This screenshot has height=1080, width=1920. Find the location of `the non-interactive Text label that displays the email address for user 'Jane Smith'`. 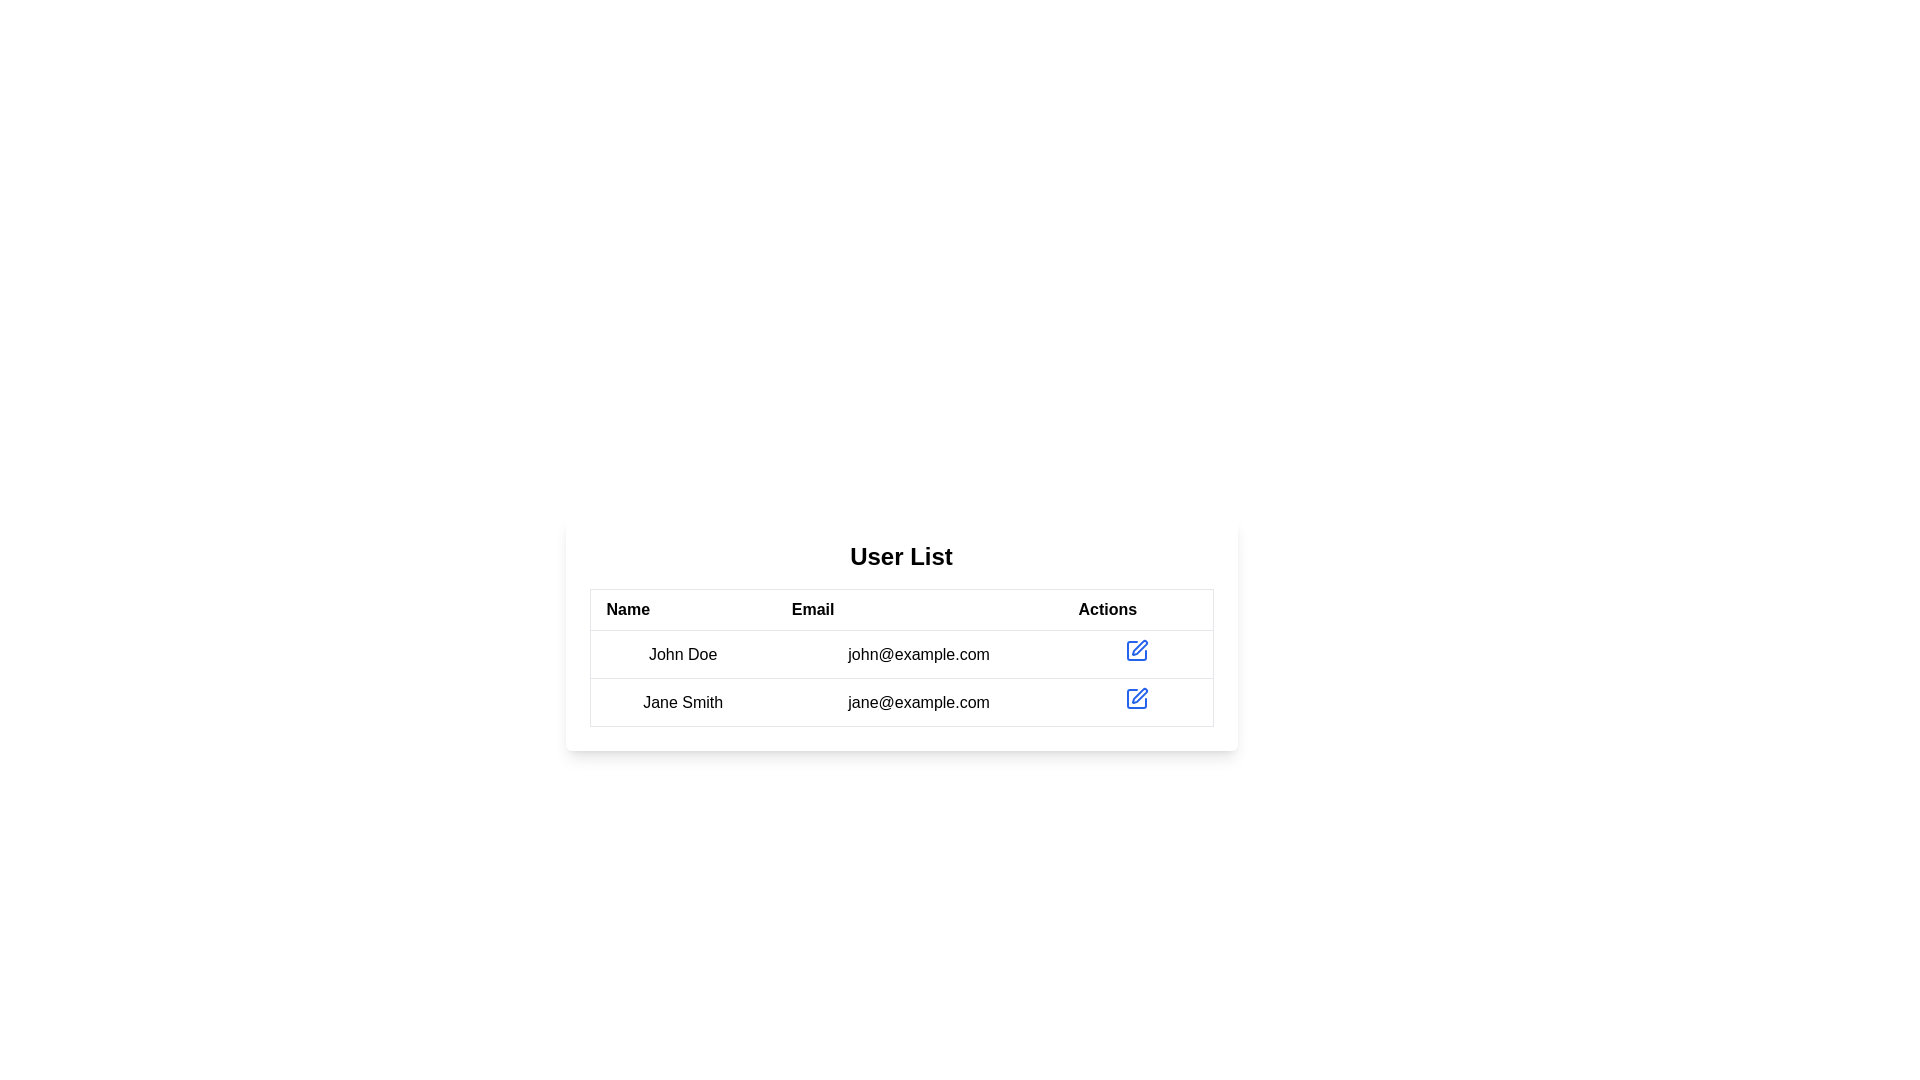

the non-interactive Text label that displays the email address for user 'Jane Smith' is located at coordinates (918, 701).